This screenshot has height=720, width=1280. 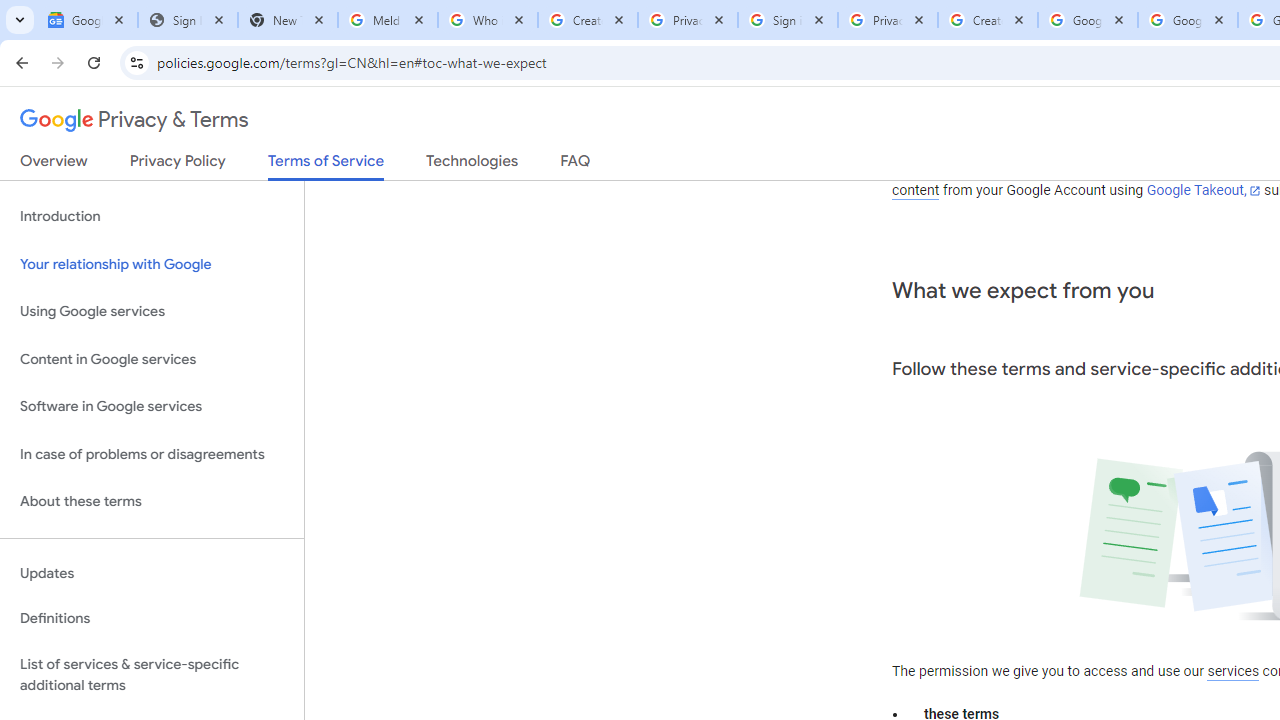 I want to click on 'Updates', so click(x=151, y=573).